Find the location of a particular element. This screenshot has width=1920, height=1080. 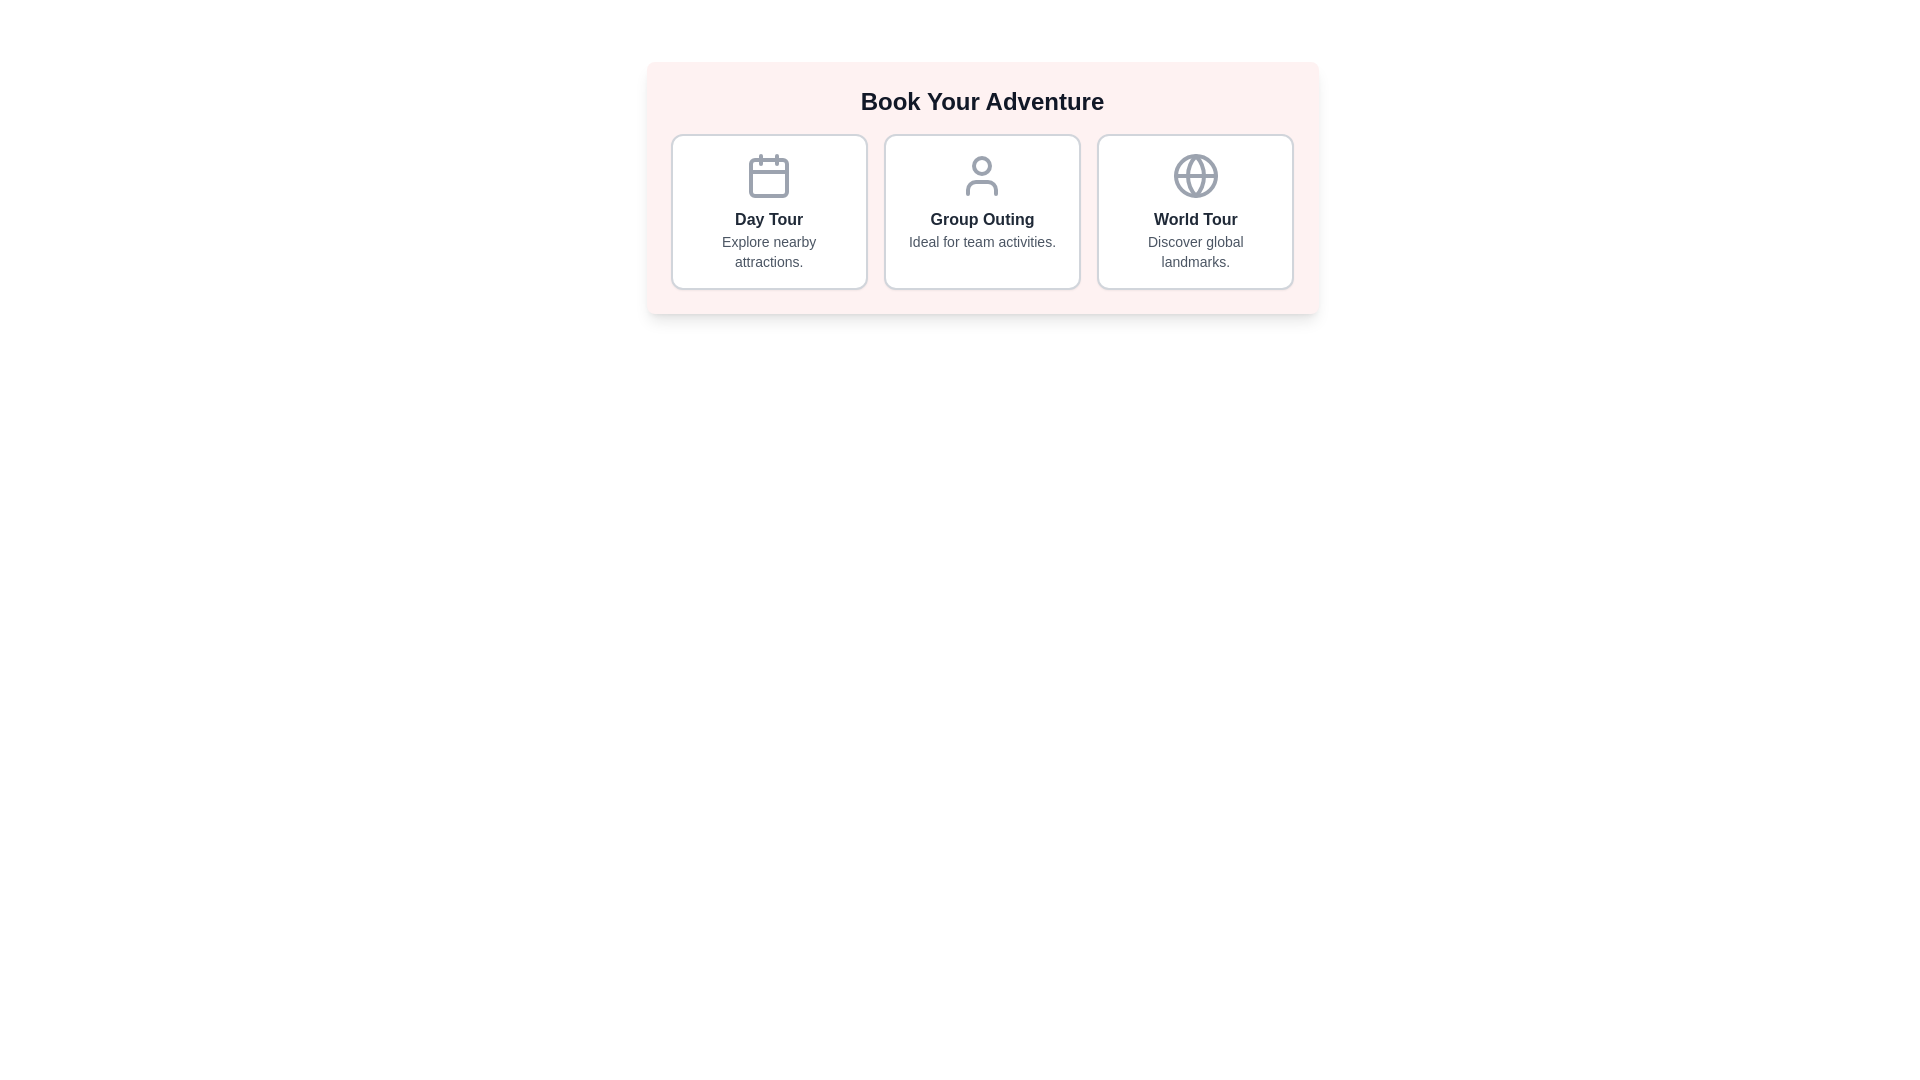

the user or group icon located in the middle row of the 'Group Outing' panel, which is the third section from the left is located at coordinates (982, 175).